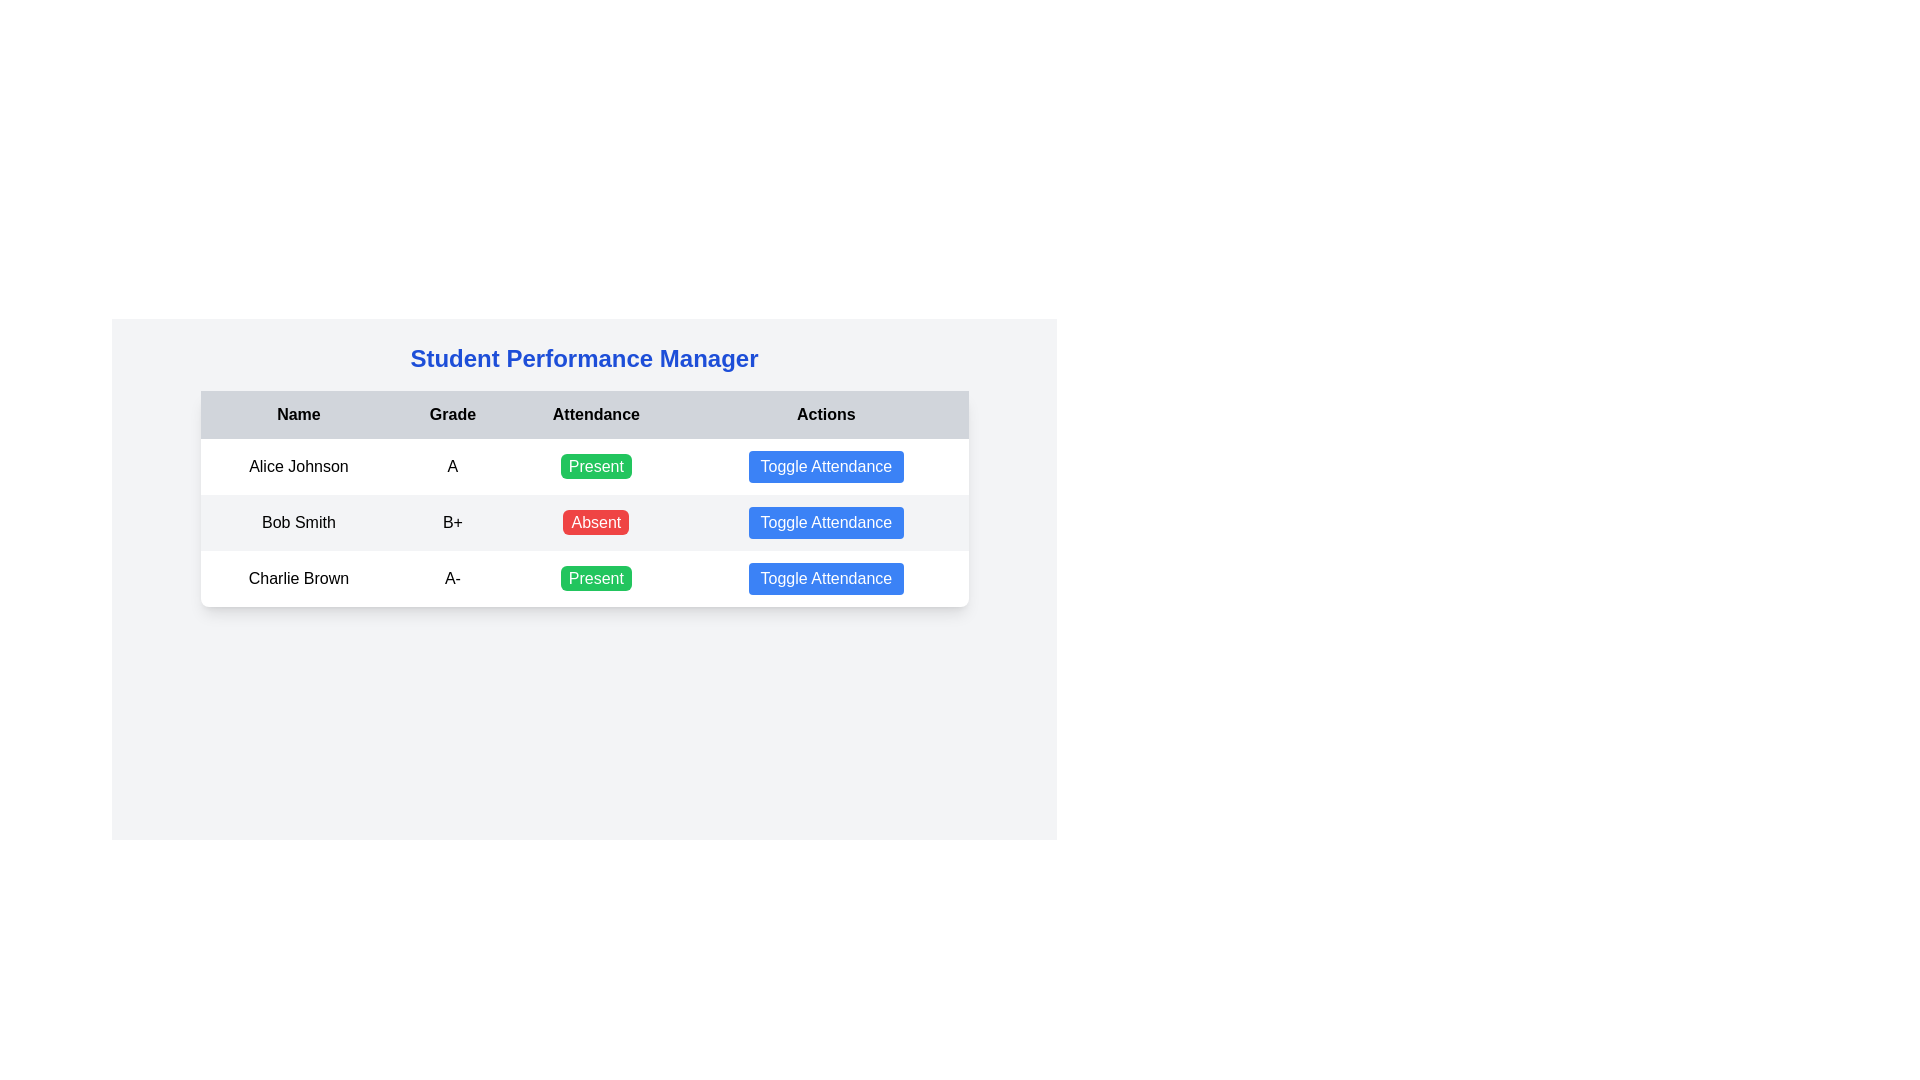  I want to click on the attendance status label for Charlie Brown, which indicates that he is marked as present in the third row of the attendance column, so click(595, 578).